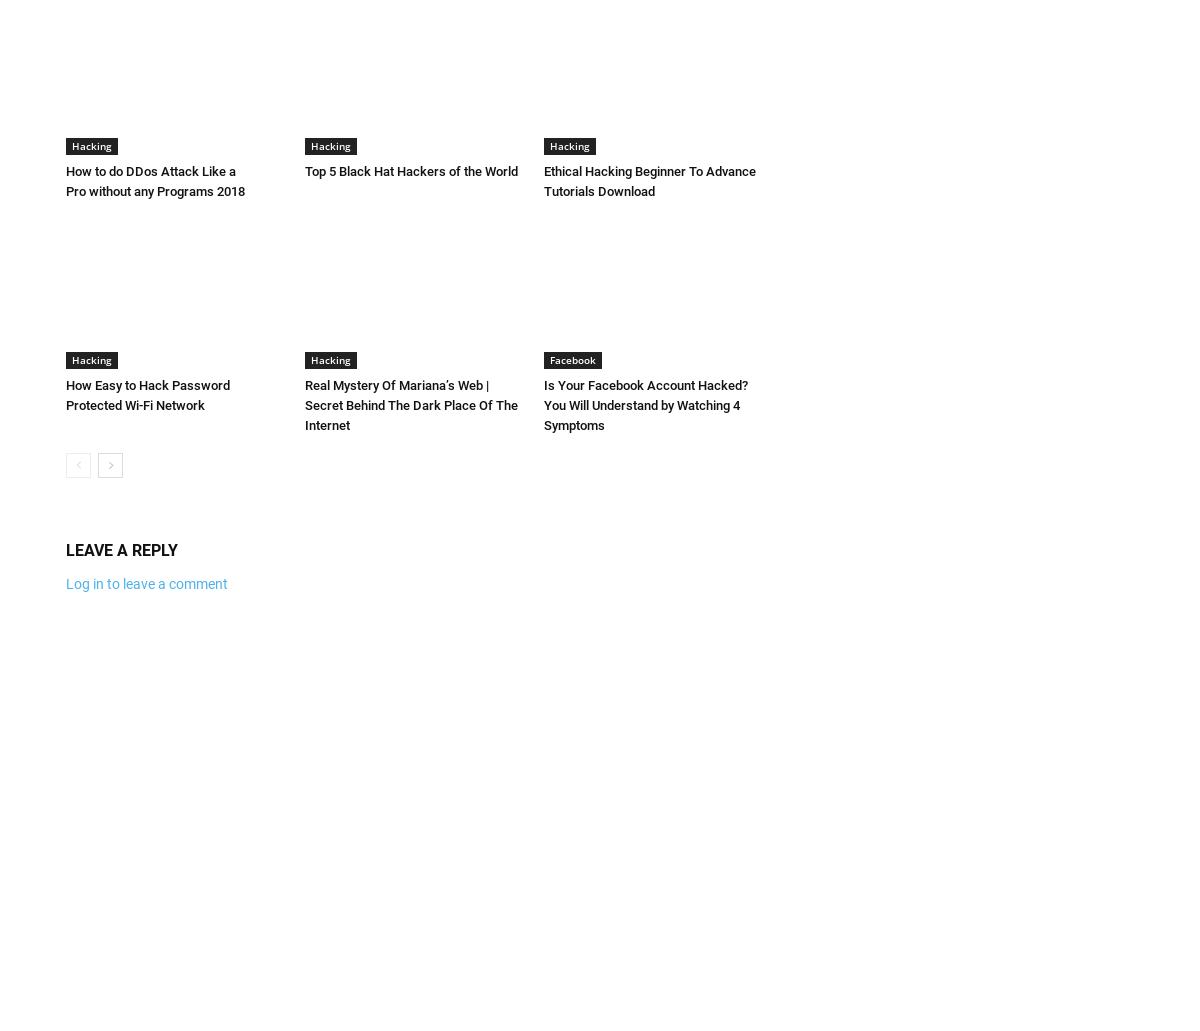  Describe the element at coordinates (122, 548) in the screenshot. I see `'LEAVE A REPLY'` at that location.